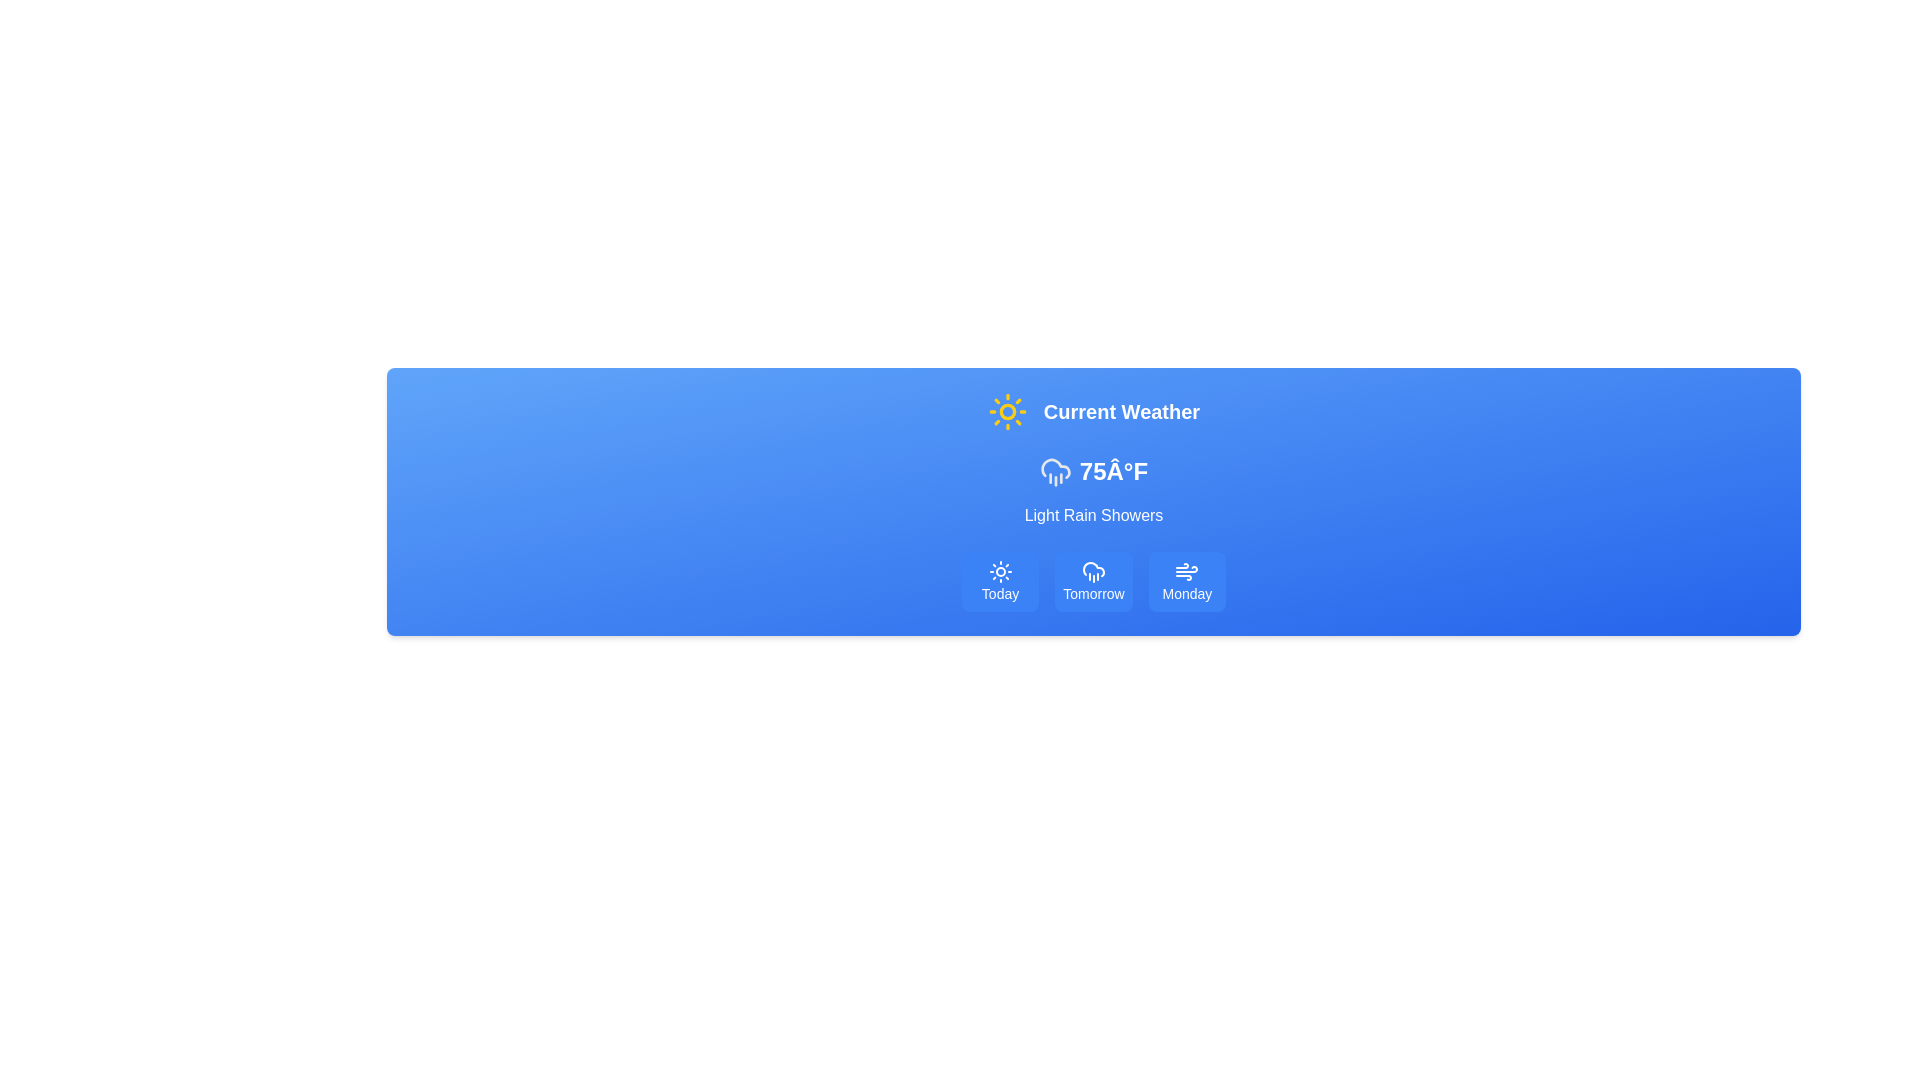  I want to click on the sunny weather icon located to the left of the 'Current Weather' text in the header of the weather information card, so click(1007, 411).